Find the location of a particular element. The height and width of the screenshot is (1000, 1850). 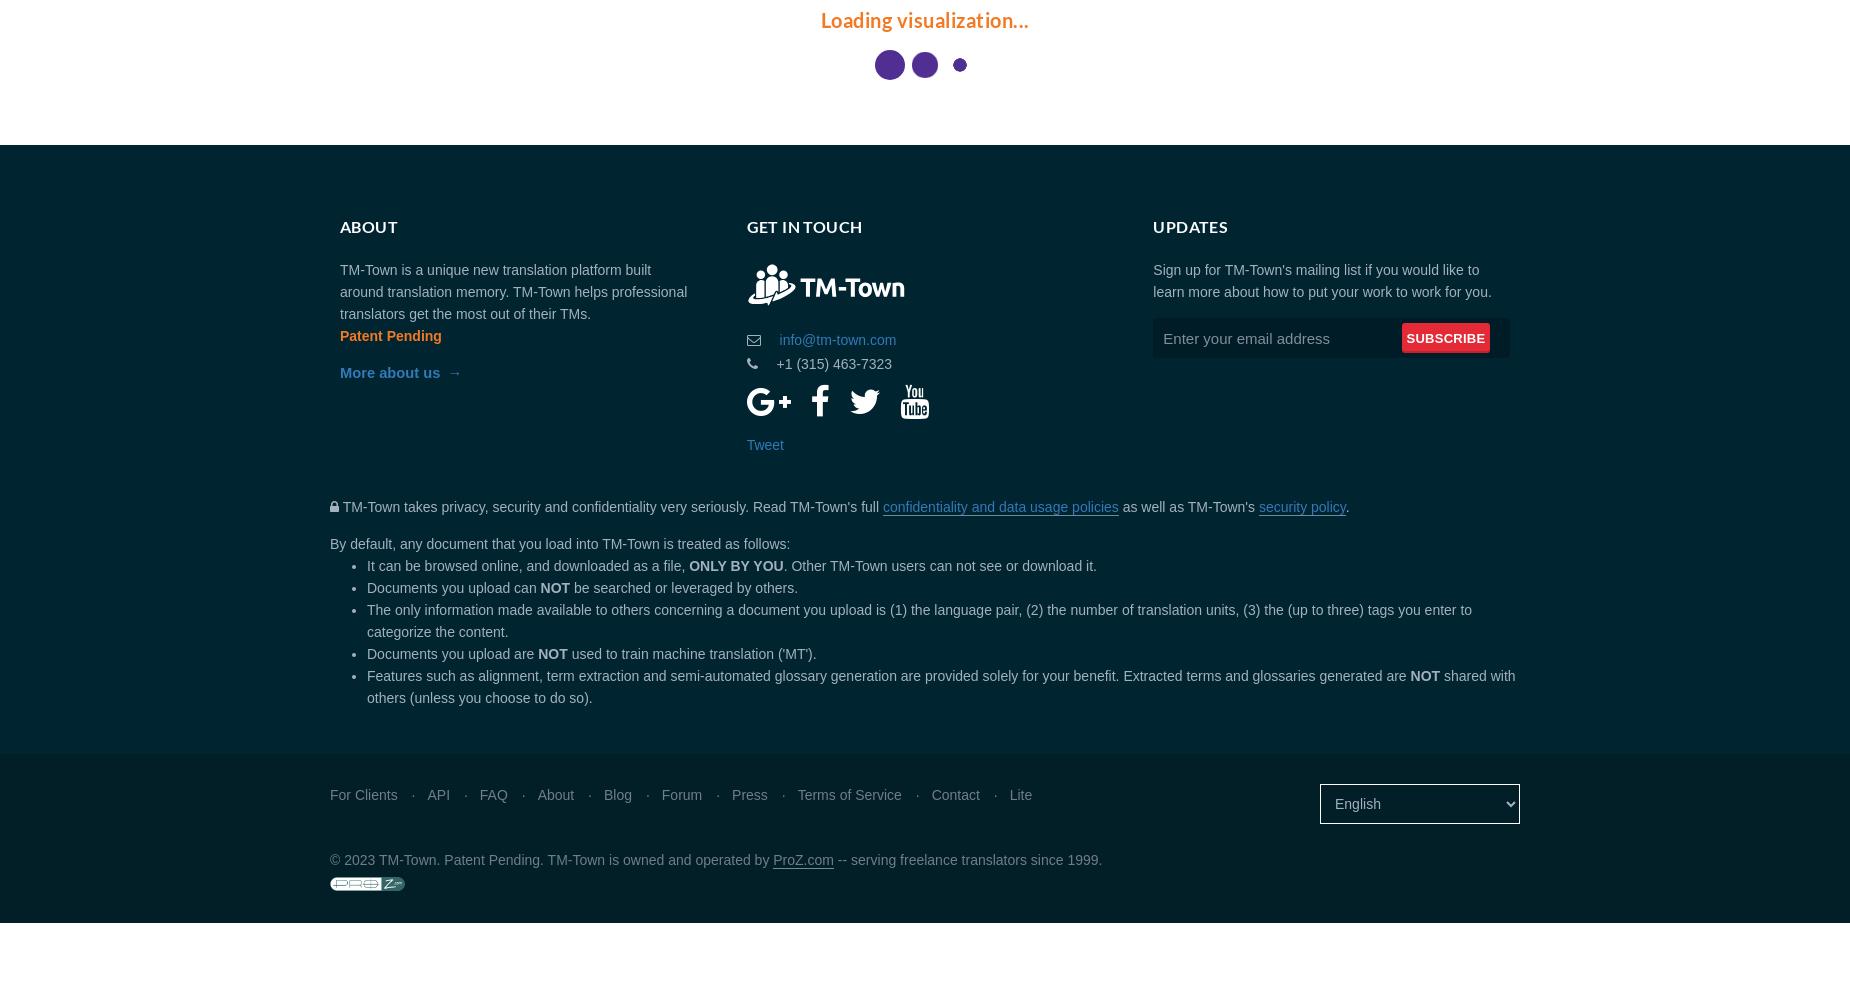

'© 2023 TM-Town. Patent Pending. TM-Town is owned and operated by' is located at coordinates (551, 859).